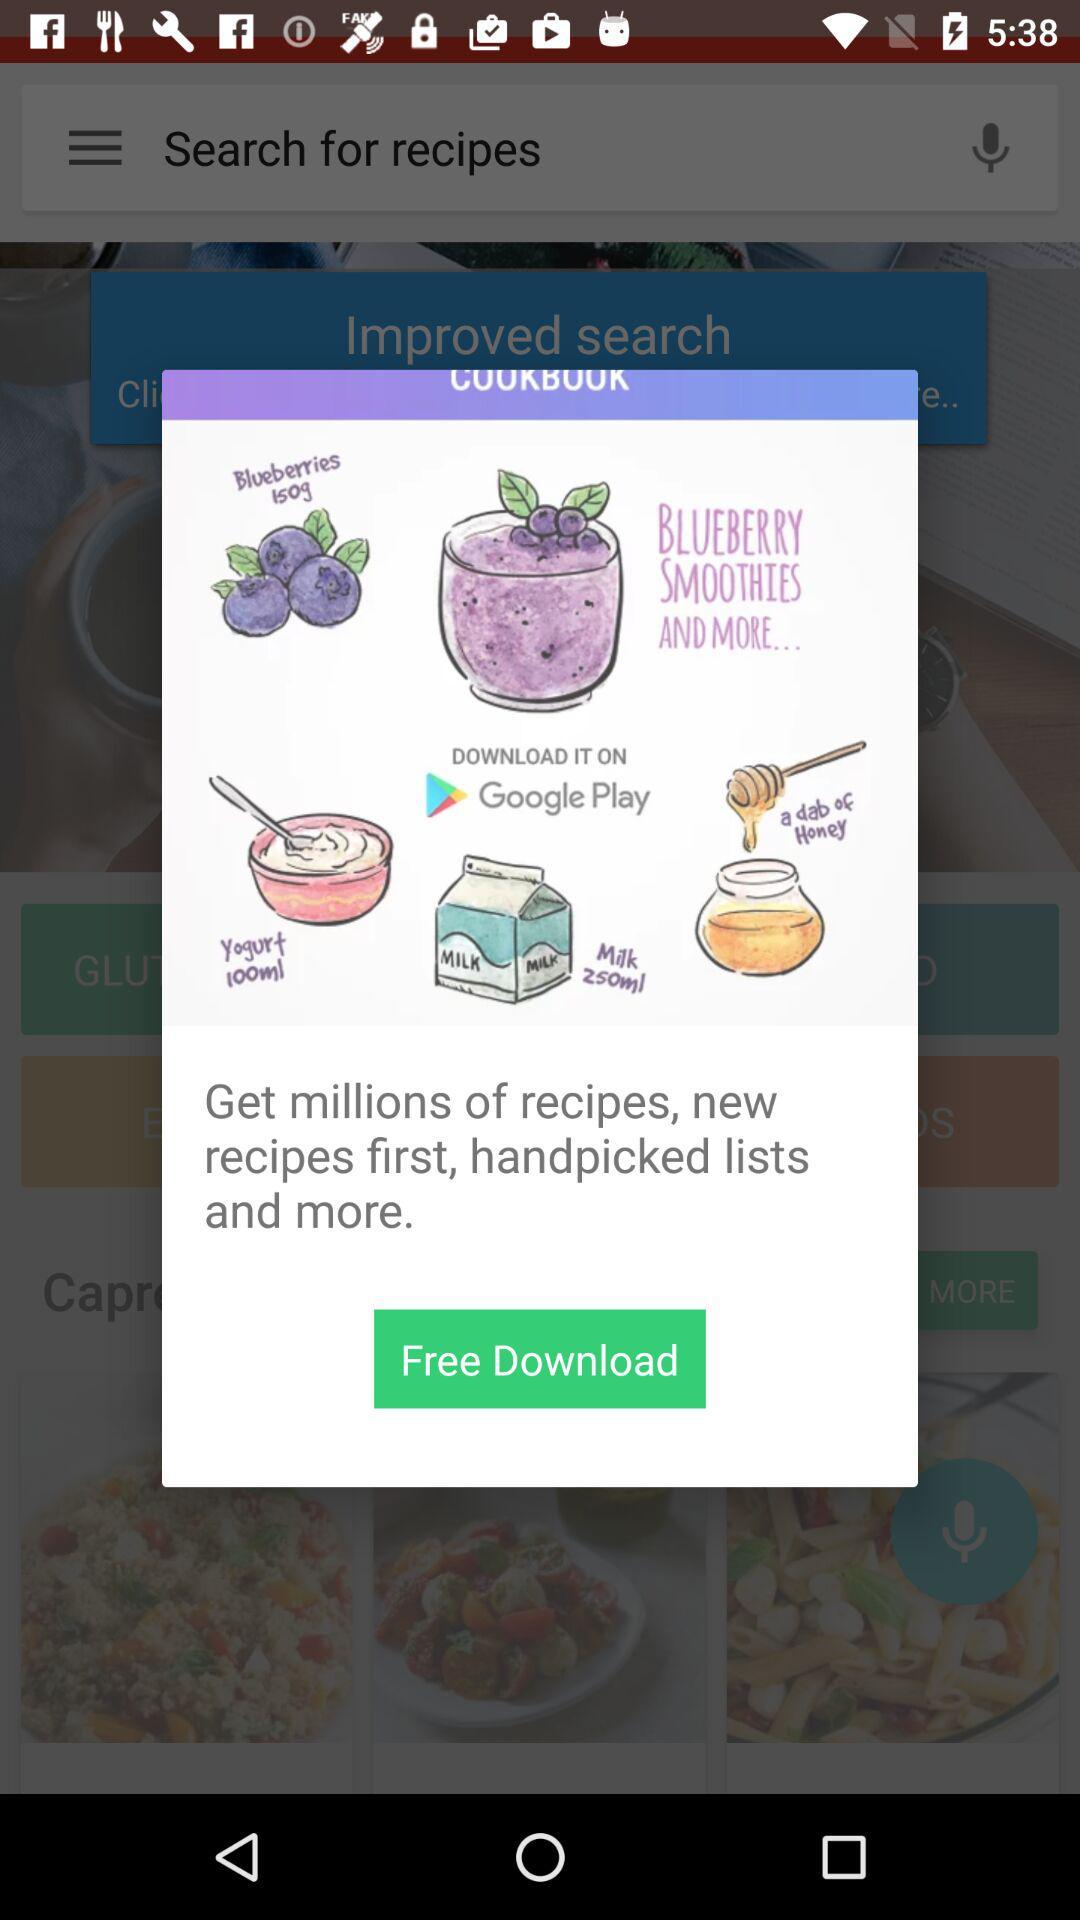 Image resolution: width=1080 pixels, height=1920 pixels. What do you see at coordinates (540, 697) in the screenshot?
I see `the partner 's website` at bounding box center [540, 697].